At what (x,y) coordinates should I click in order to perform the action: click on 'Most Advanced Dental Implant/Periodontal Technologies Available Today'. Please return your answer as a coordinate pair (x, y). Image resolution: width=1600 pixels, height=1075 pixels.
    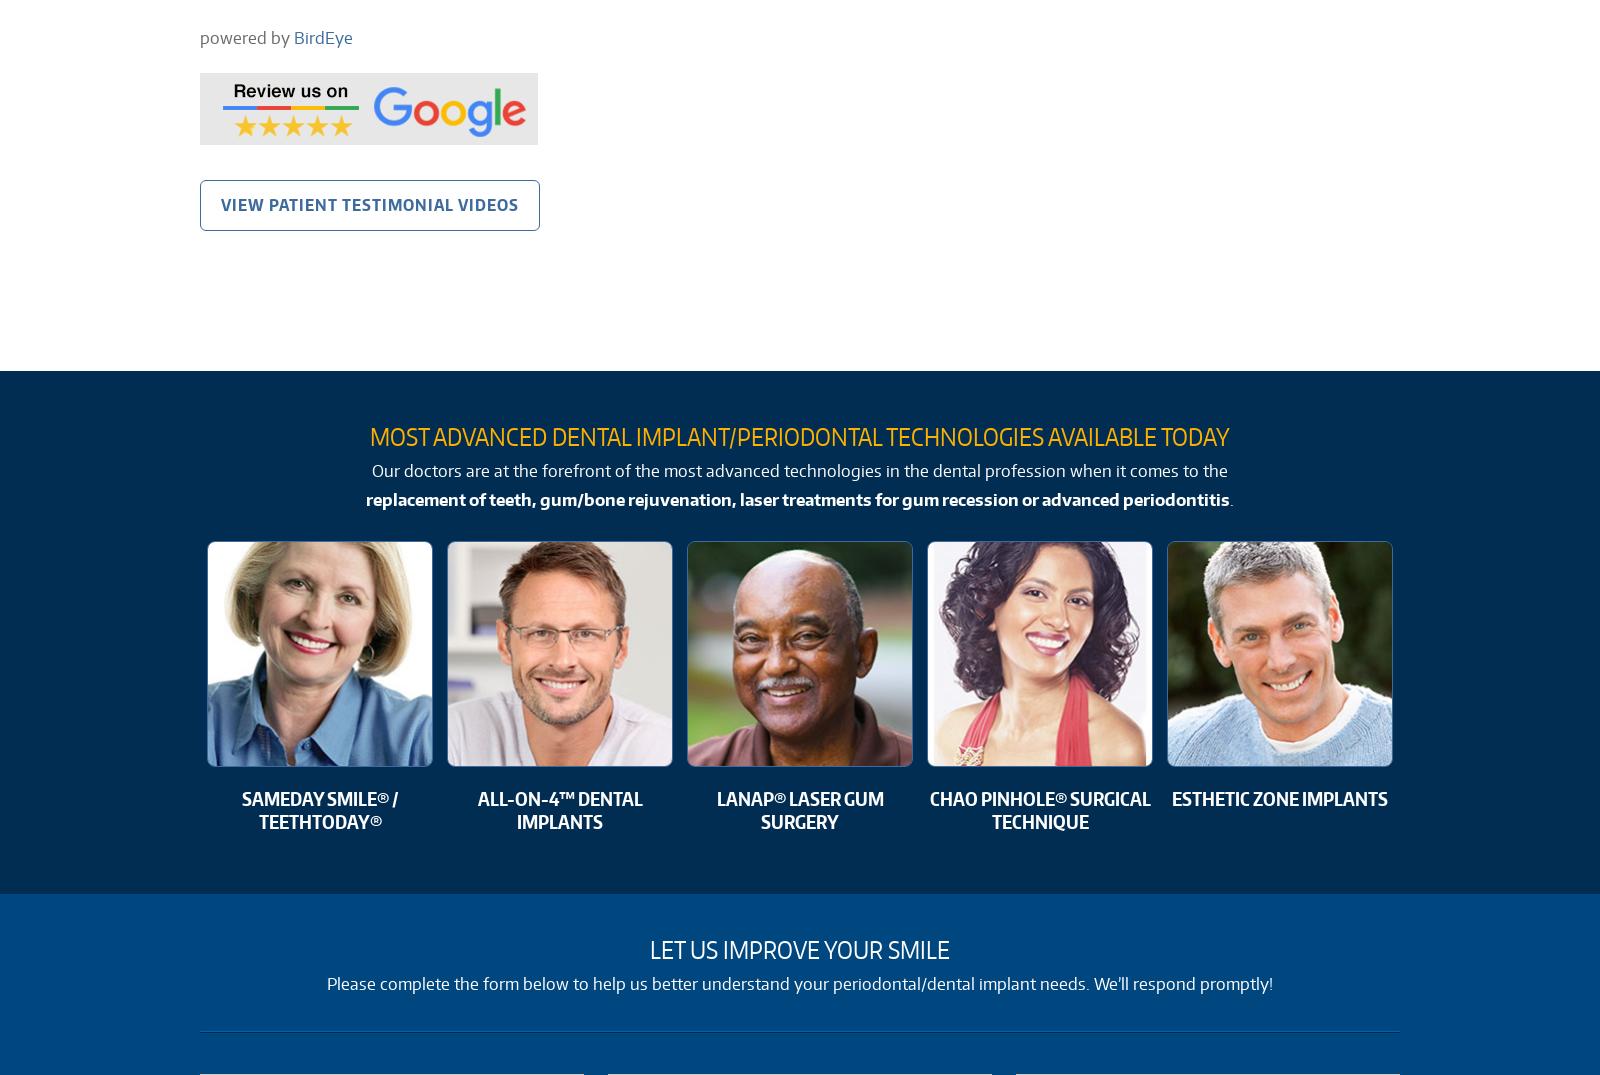
    Looking at the image, I should click on (800, 435).